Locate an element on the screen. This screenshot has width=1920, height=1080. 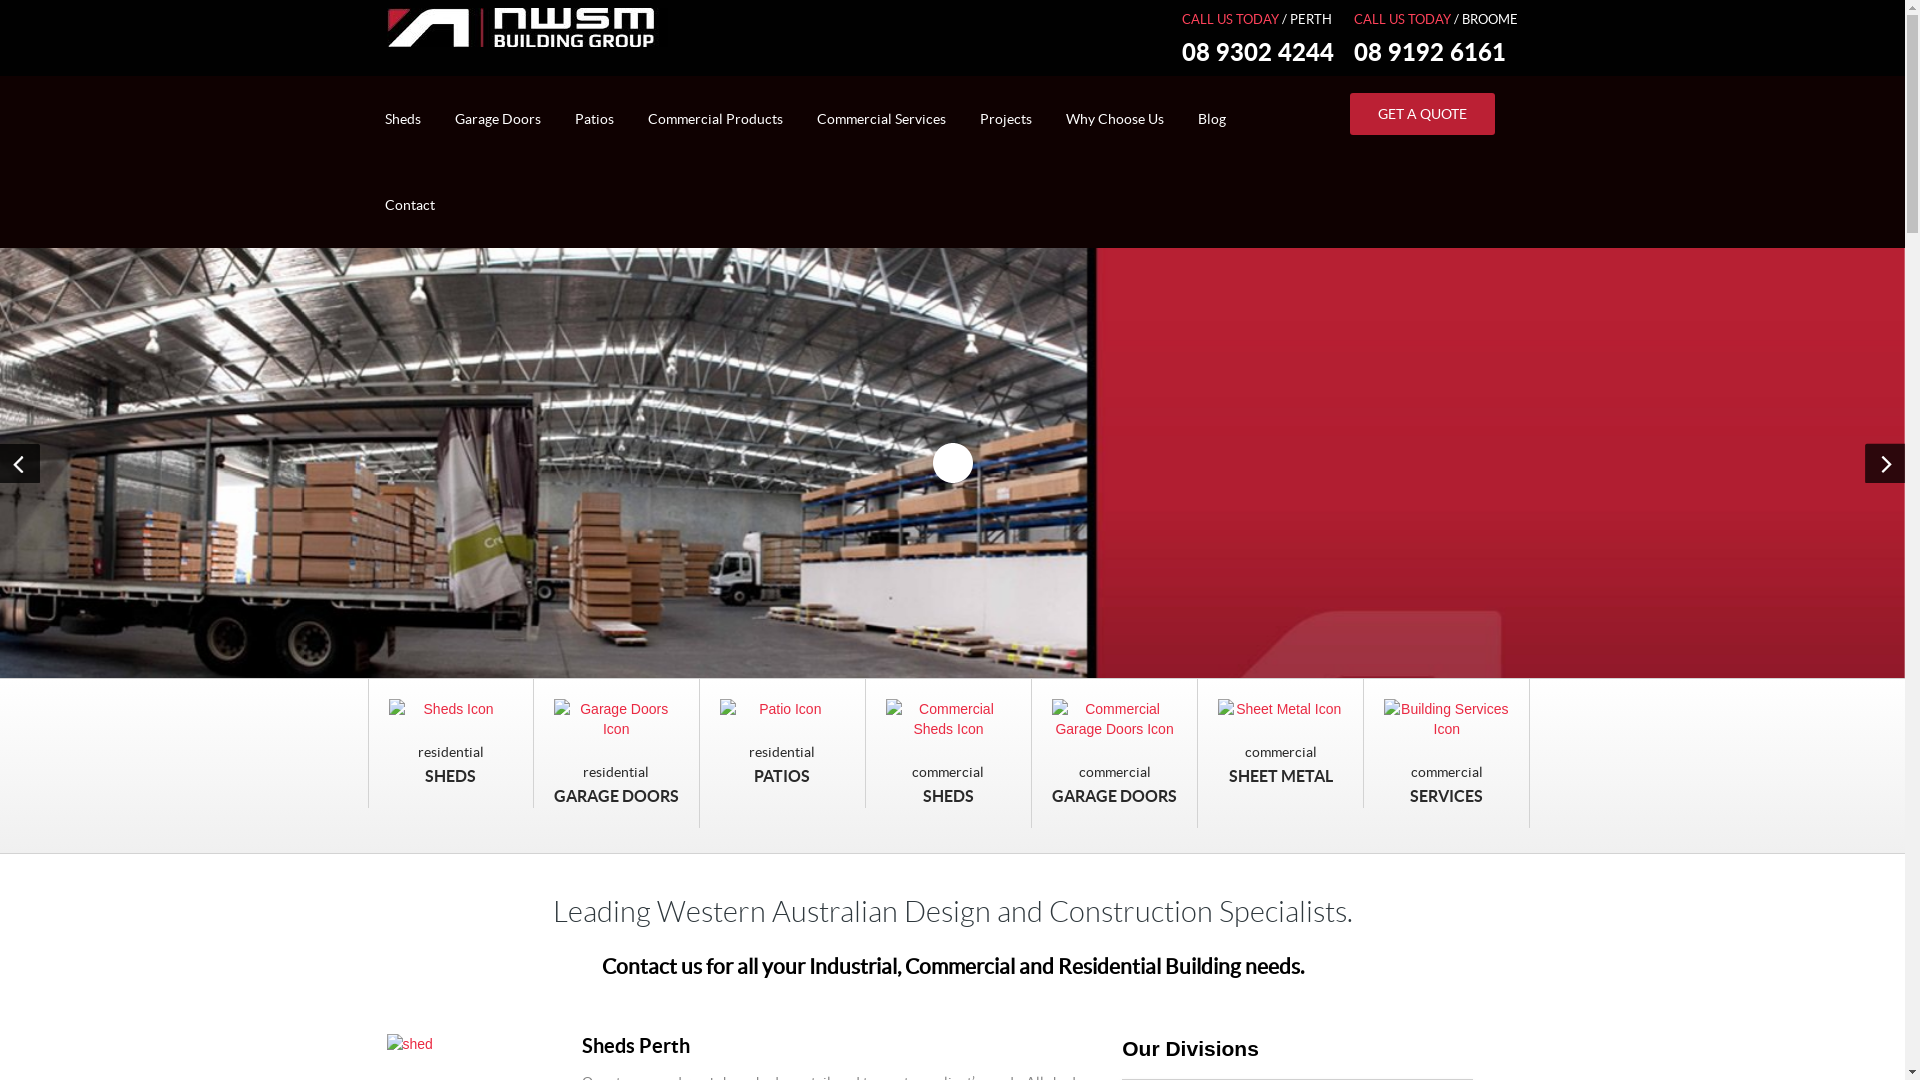
'commercial is located at coordinates (1446, 753).